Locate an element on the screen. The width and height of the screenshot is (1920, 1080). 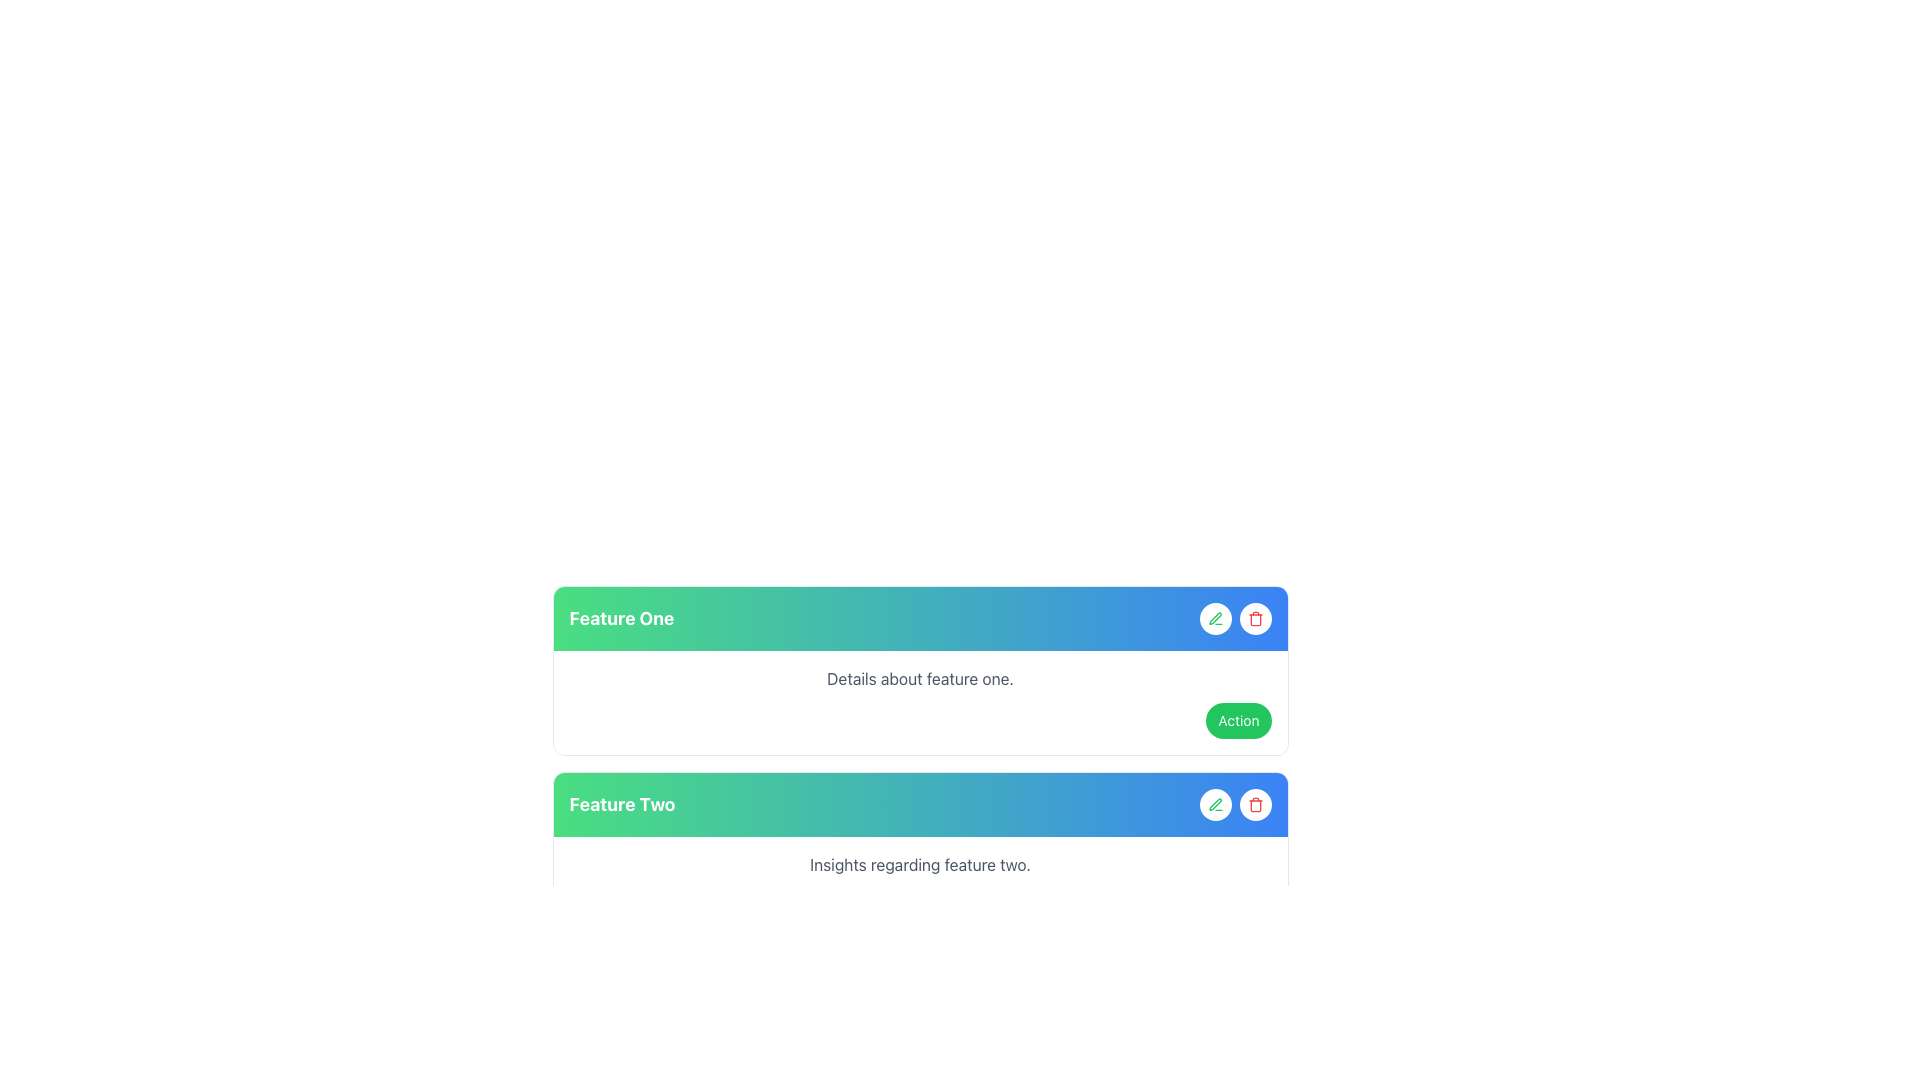
the editing icon located on the right side of the 'Feature Two' panel is located at coordinates (1214, 617).